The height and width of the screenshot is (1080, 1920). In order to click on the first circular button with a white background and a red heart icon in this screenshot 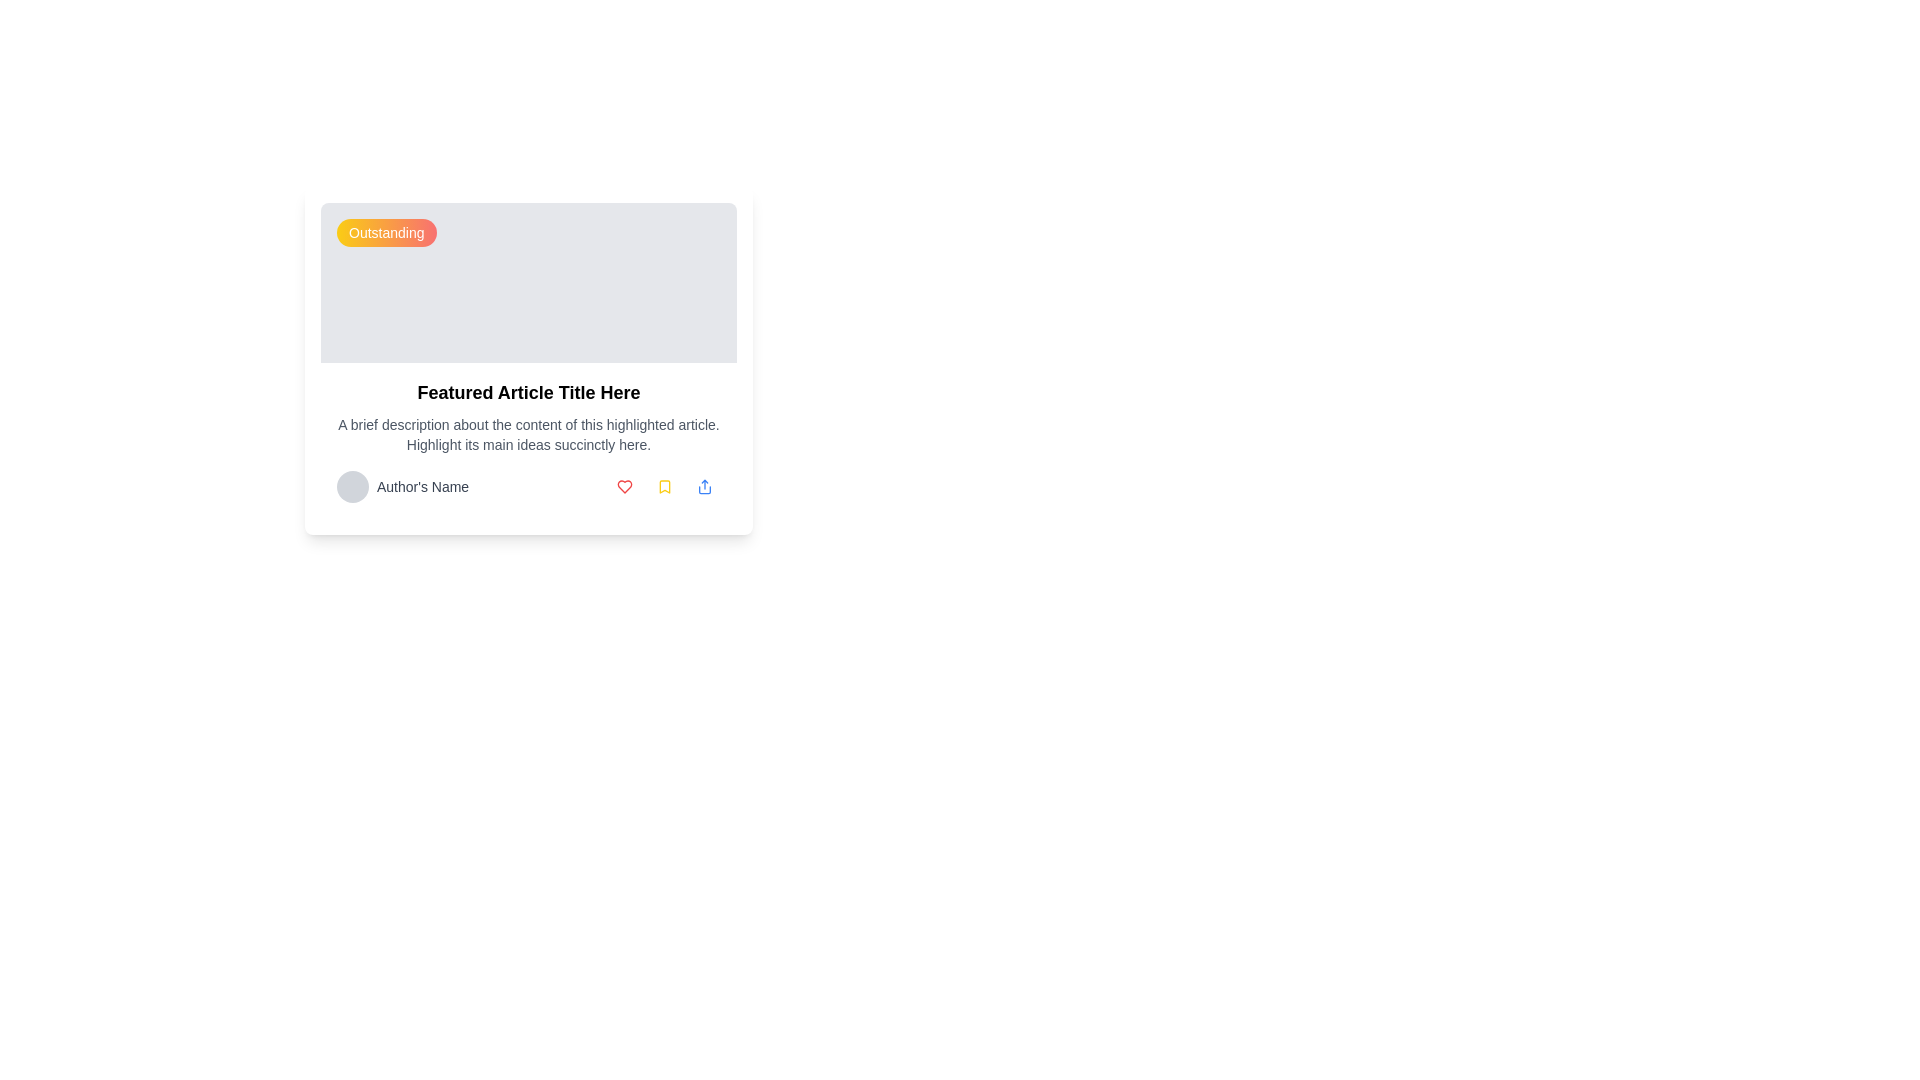, I will do `click(623, 486)`.